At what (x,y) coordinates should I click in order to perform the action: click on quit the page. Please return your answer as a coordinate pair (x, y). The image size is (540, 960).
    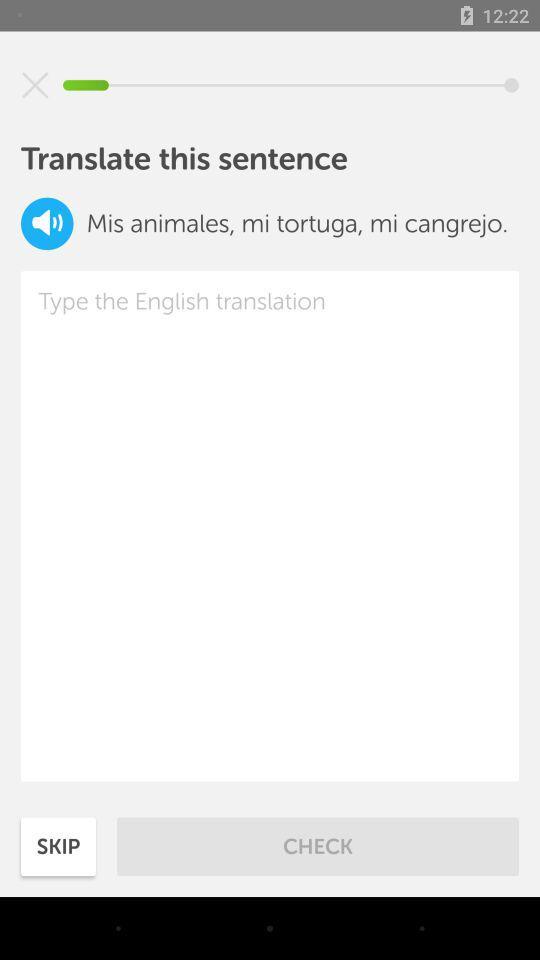
    Looking at the image, I should click on (35, 85).